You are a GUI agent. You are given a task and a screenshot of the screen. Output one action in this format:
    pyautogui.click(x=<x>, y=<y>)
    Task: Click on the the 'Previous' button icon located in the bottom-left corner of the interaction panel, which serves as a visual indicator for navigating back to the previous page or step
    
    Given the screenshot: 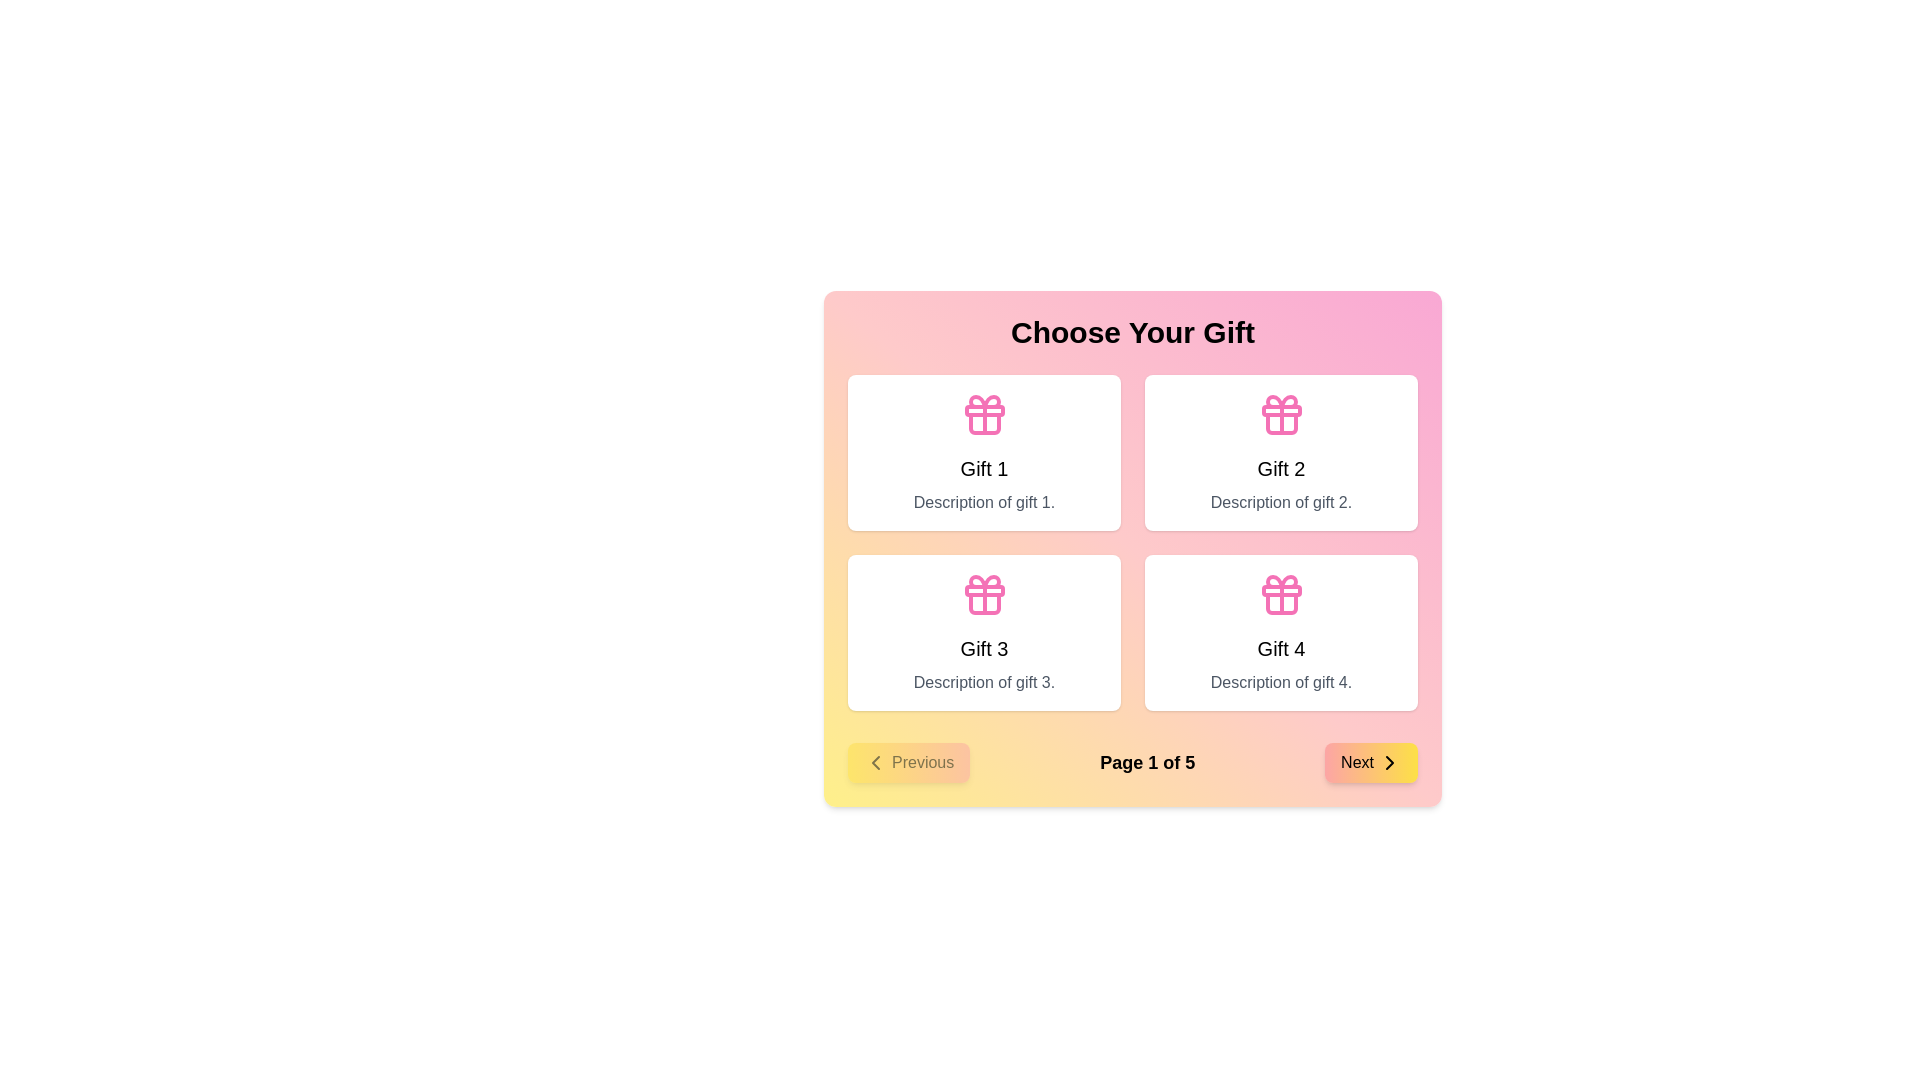 What is the action you would take?
    pyautogui.click(x=875, y=763)
    